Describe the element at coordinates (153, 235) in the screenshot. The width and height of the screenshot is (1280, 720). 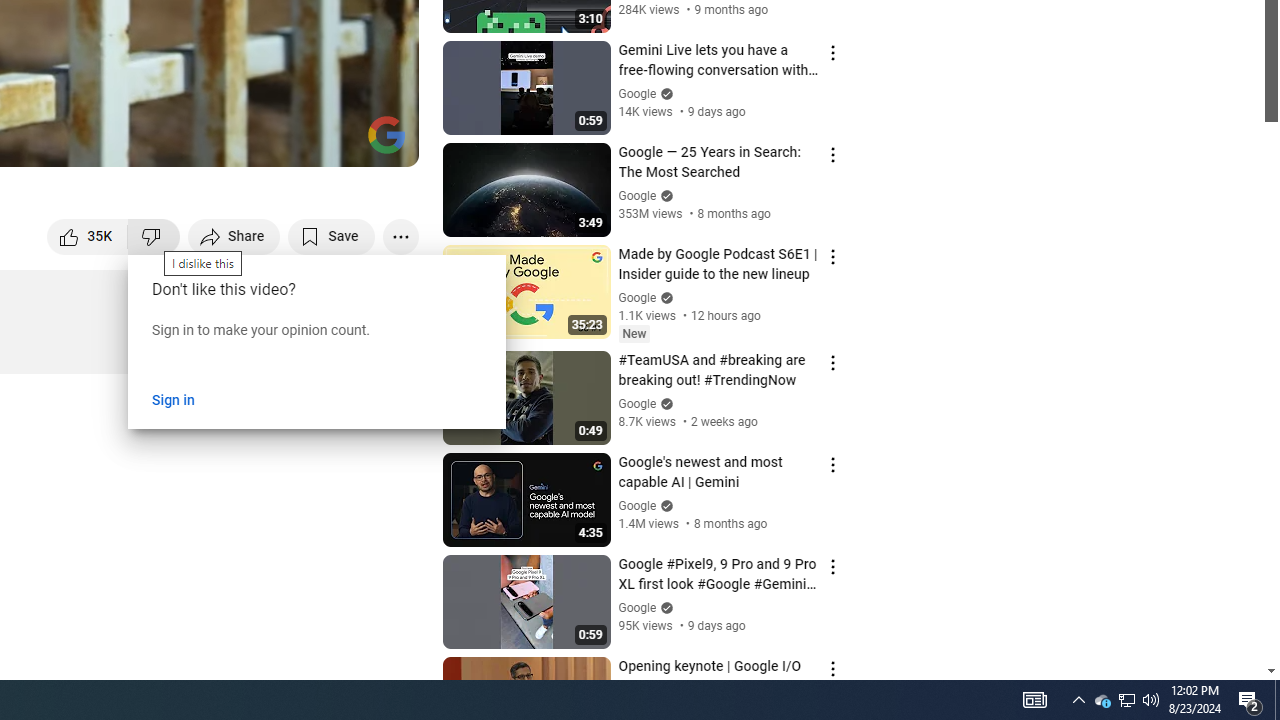
I see `'Dislike this video'` at that location.